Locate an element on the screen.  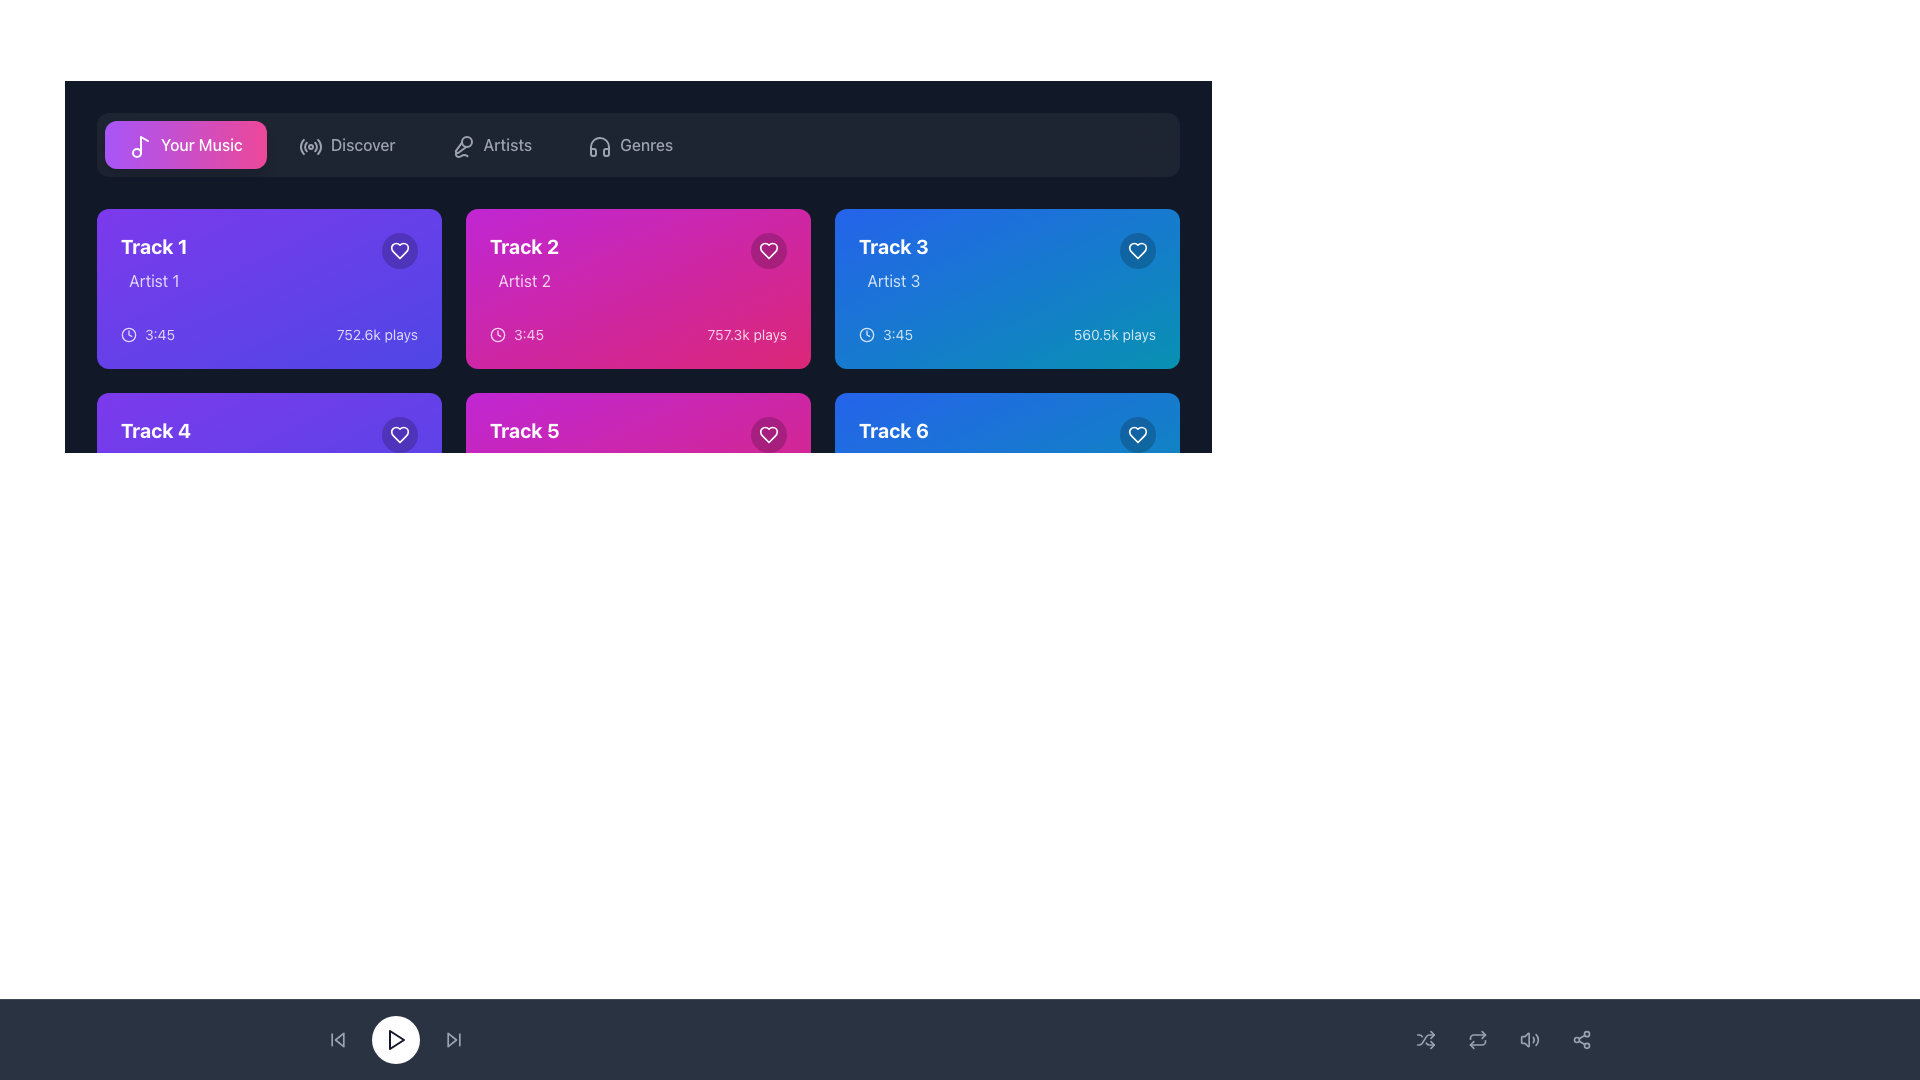
the heart-shaped icon located in the top-right corner of the 'Track 3' card is located at coordinates (1137, 249).